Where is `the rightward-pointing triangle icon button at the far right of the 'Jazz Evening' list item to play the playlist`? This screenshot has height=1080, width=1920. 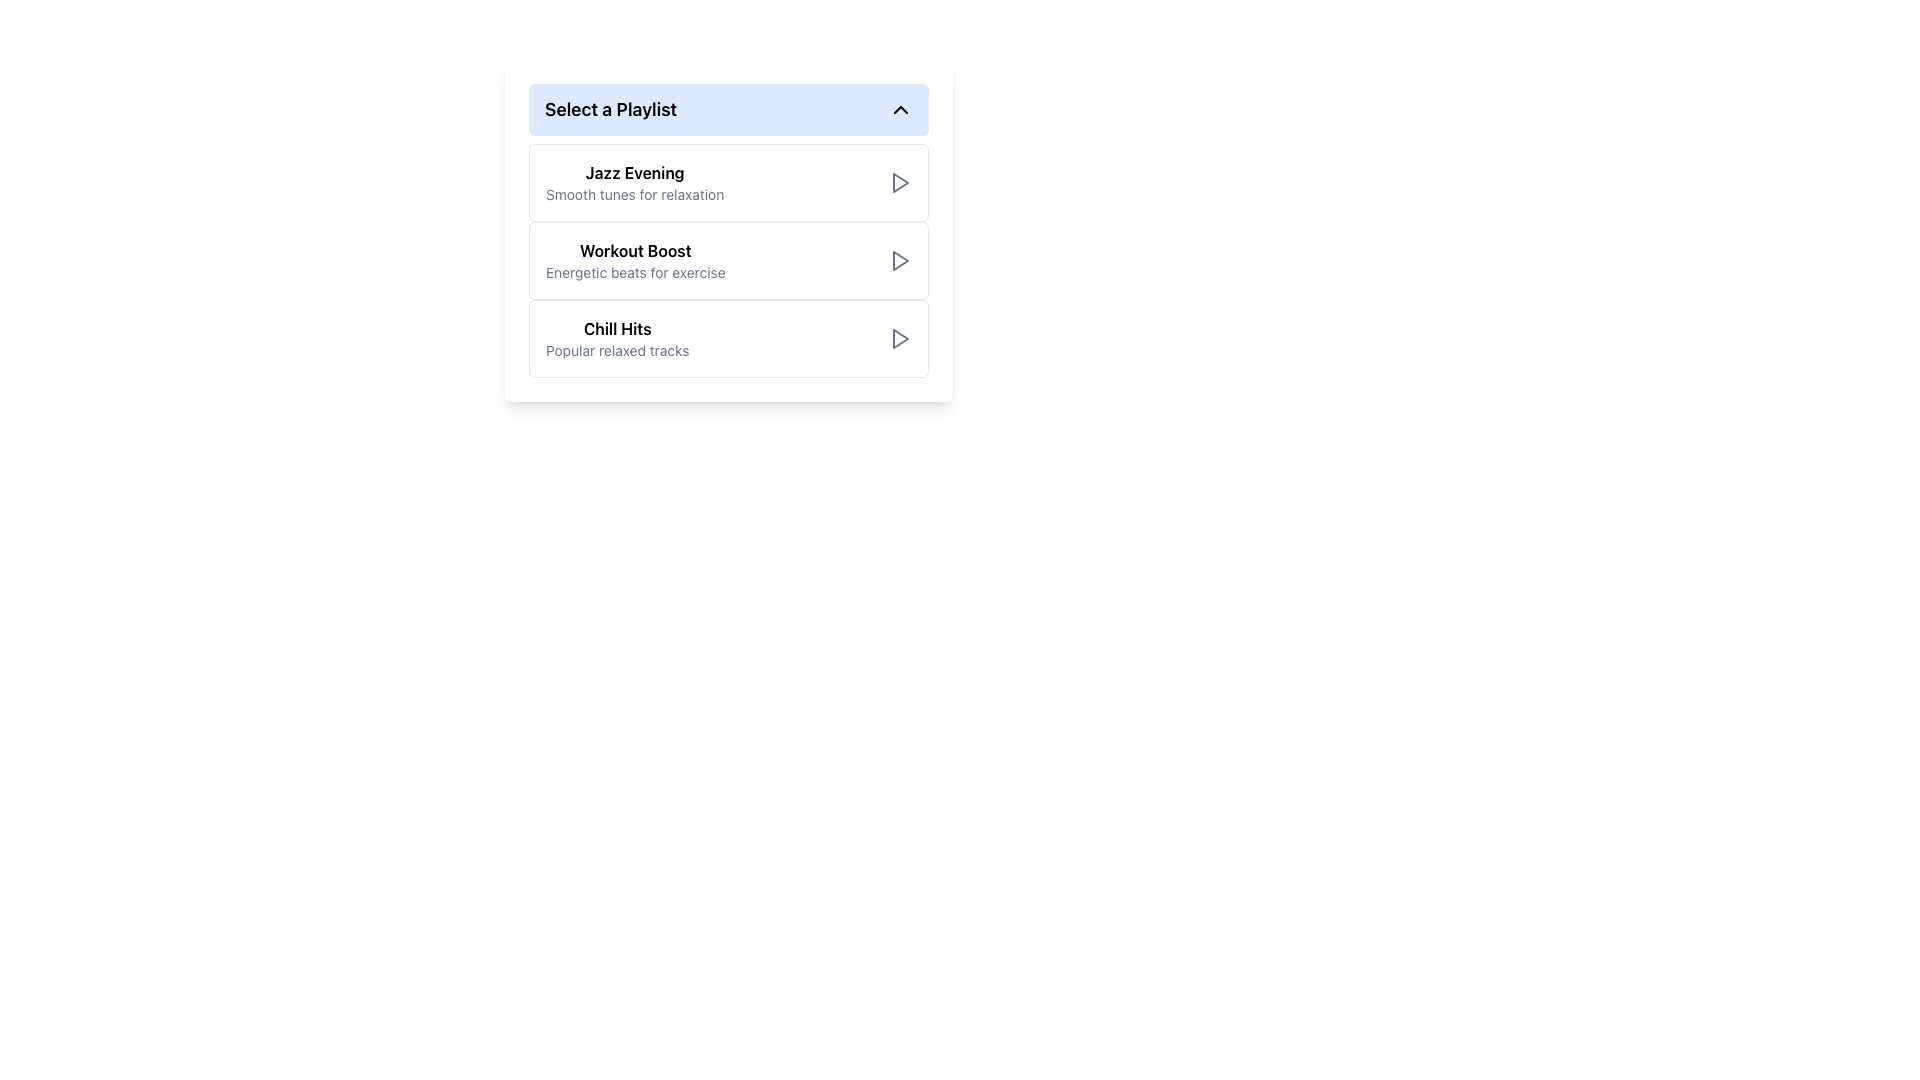
the rightward-pointing triangle icon button at the far right of the 'Jazz Evening' list item to play the playlist is located at coordinates (899, 182).